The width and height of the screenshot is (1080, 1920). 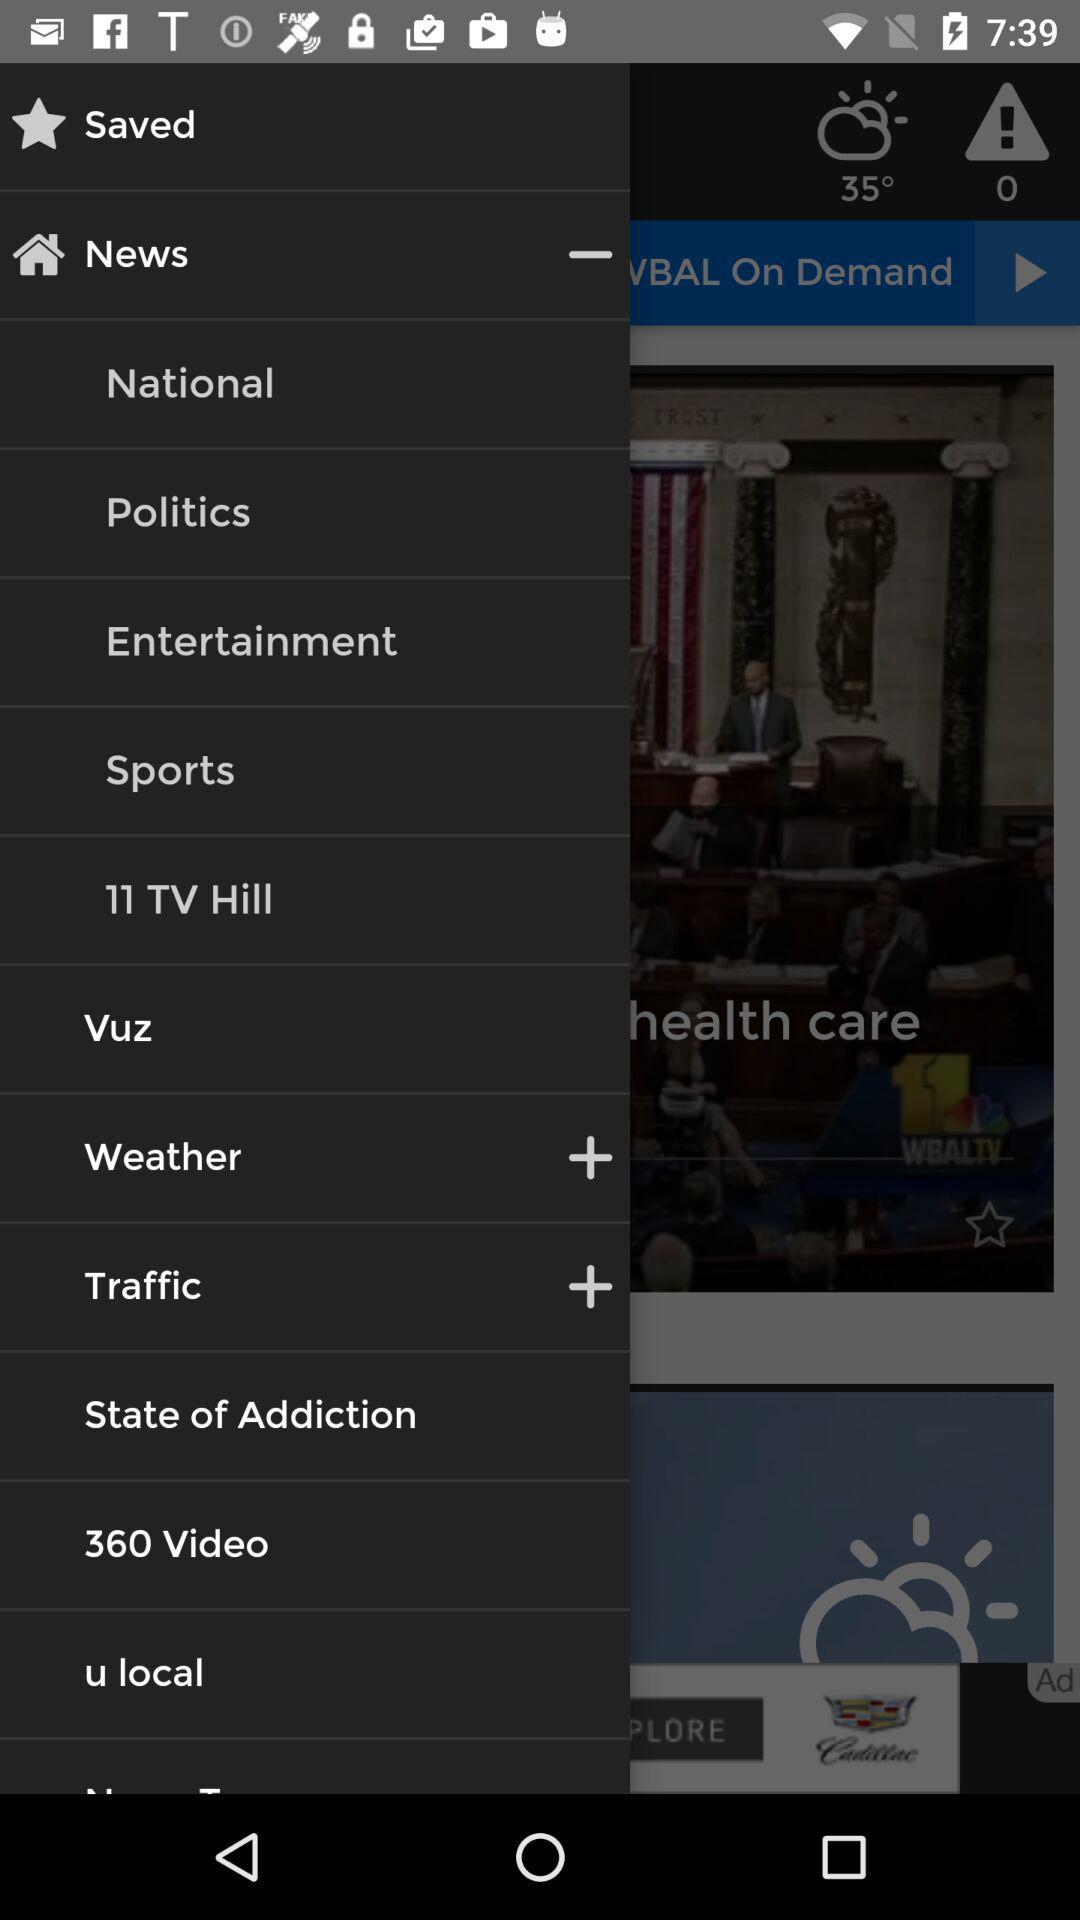 What do you see at coordinates (72, 135) in the screenshot?
I see `the star icon` at bounding box center [72, 135].